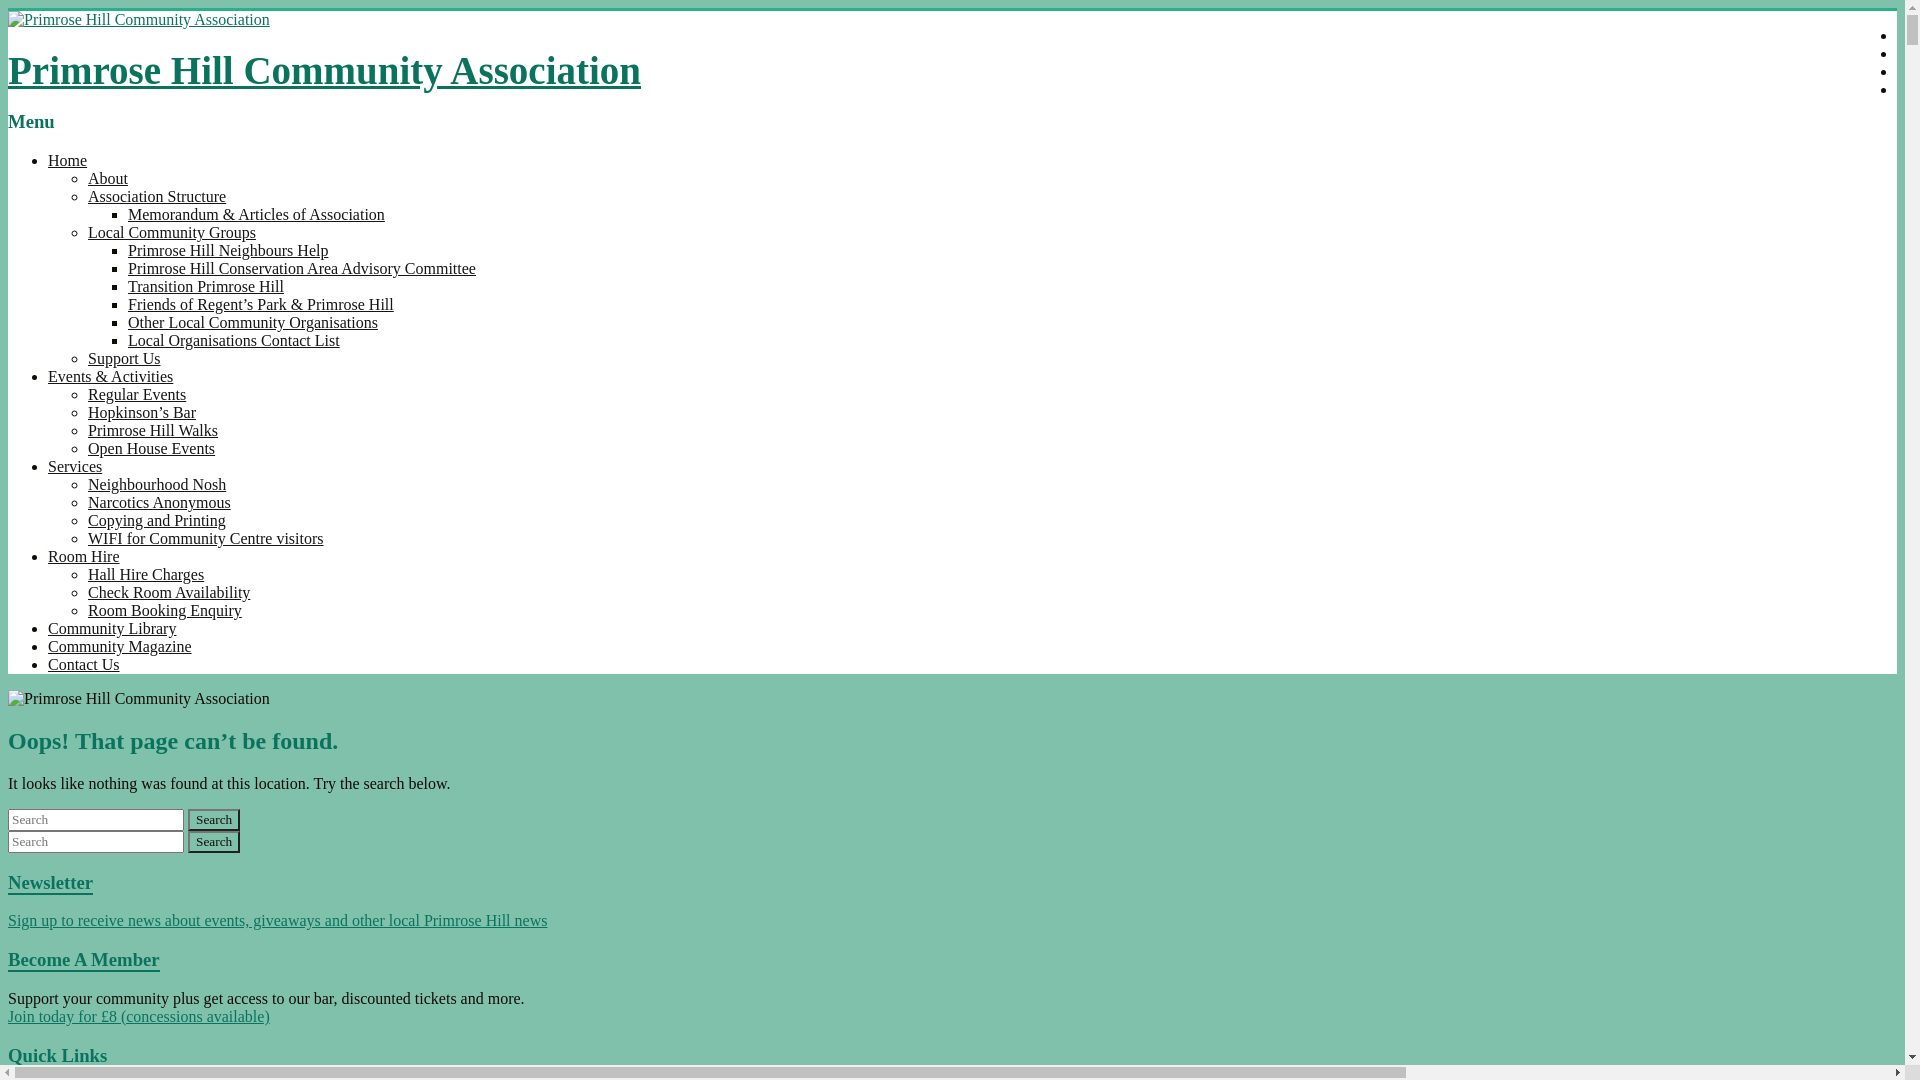  What do you see at coordinates (106, 177) in the screenshot?
I see `'About'` at bounding box center [106, 177].